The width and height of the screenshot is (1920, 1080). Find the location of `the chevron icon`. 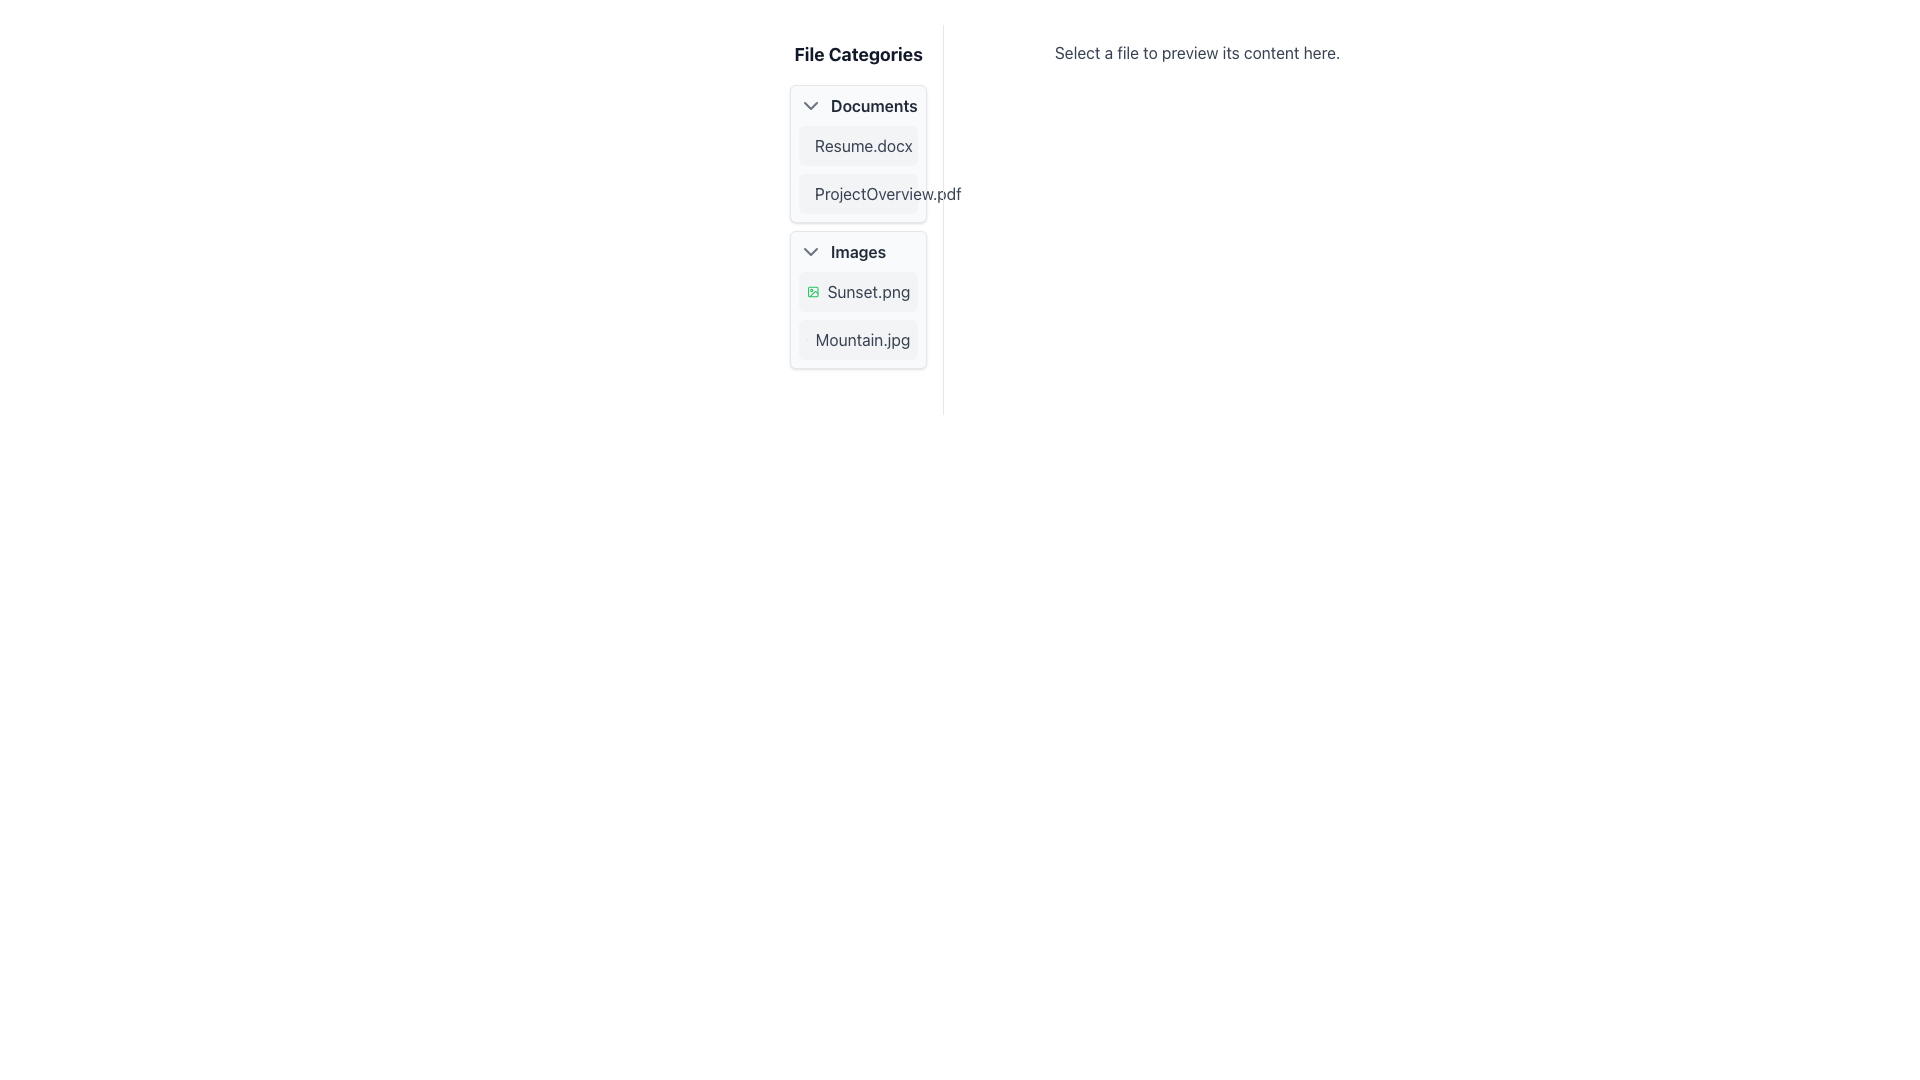

the chevron icon is located at coordinates (811, 105).